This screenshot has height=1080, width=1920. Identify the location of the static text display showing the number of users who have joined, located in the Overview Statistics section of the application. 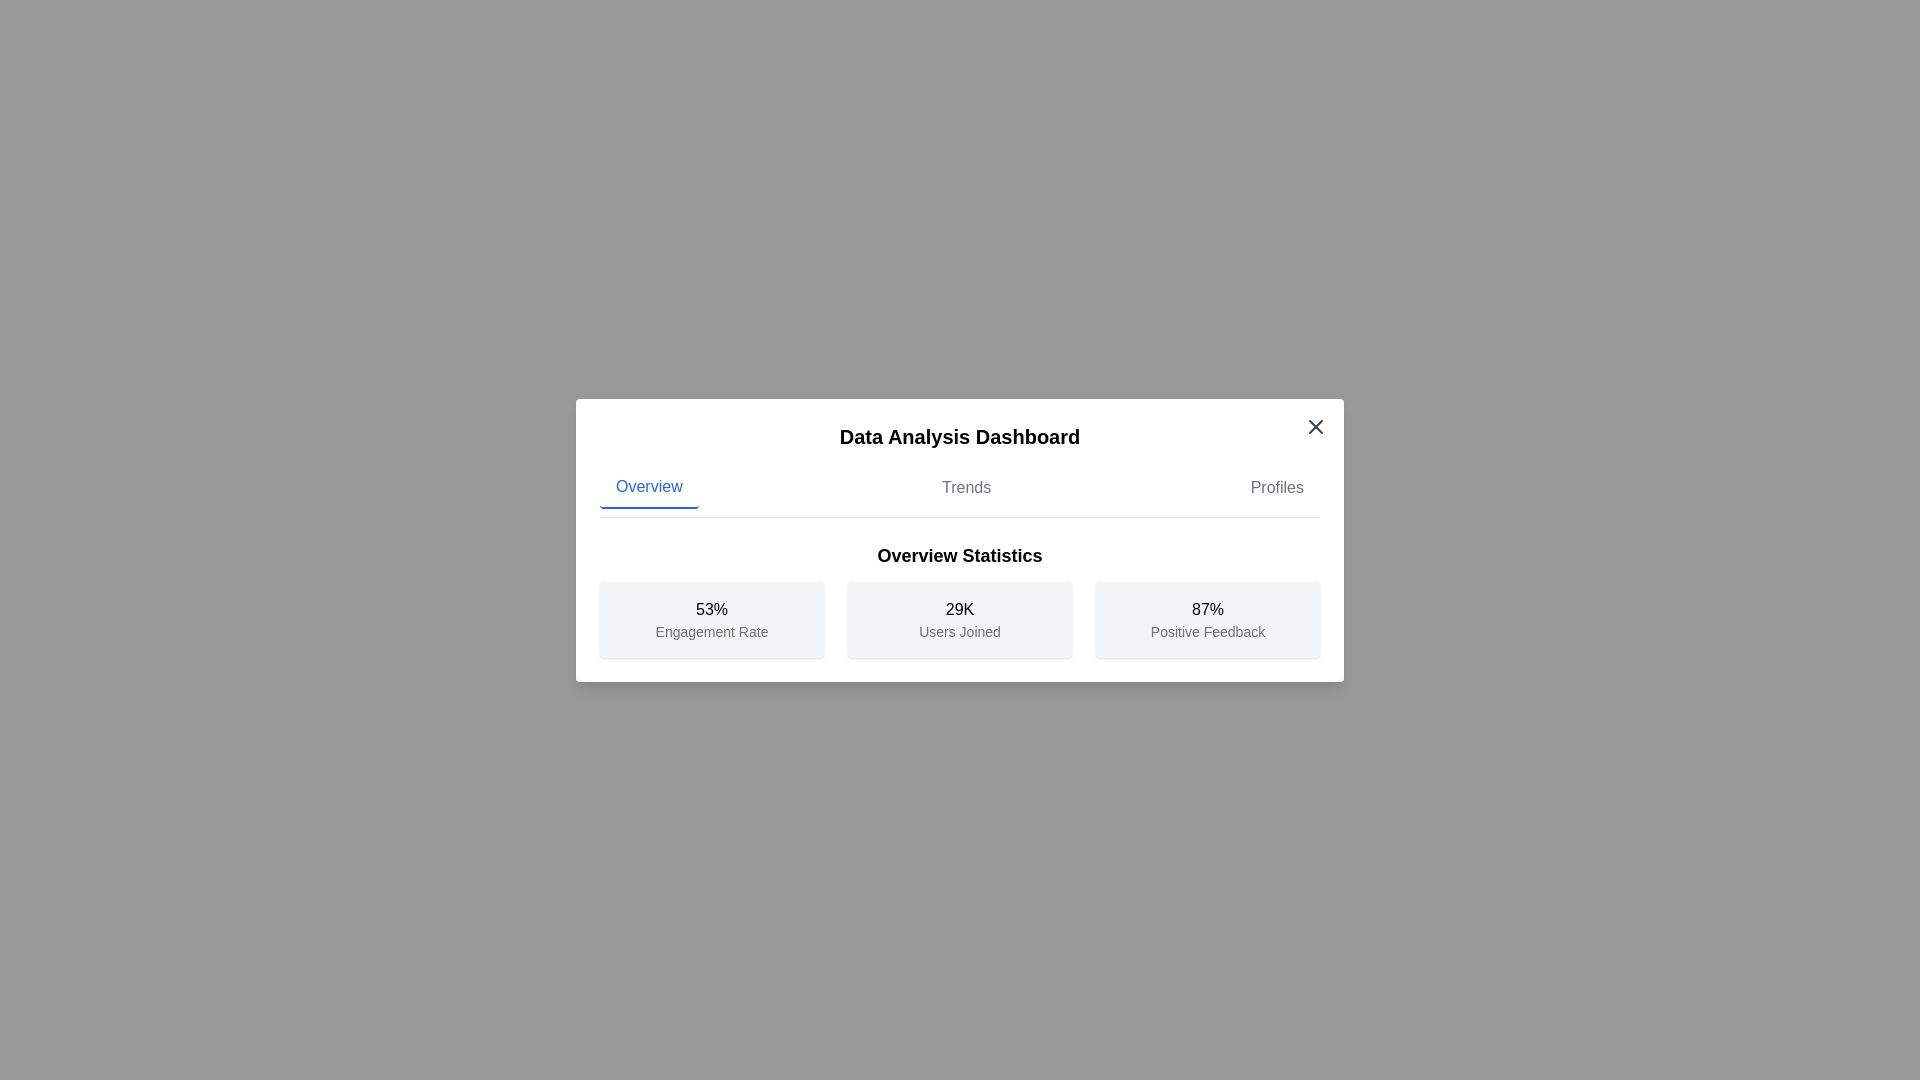
(960, 608).